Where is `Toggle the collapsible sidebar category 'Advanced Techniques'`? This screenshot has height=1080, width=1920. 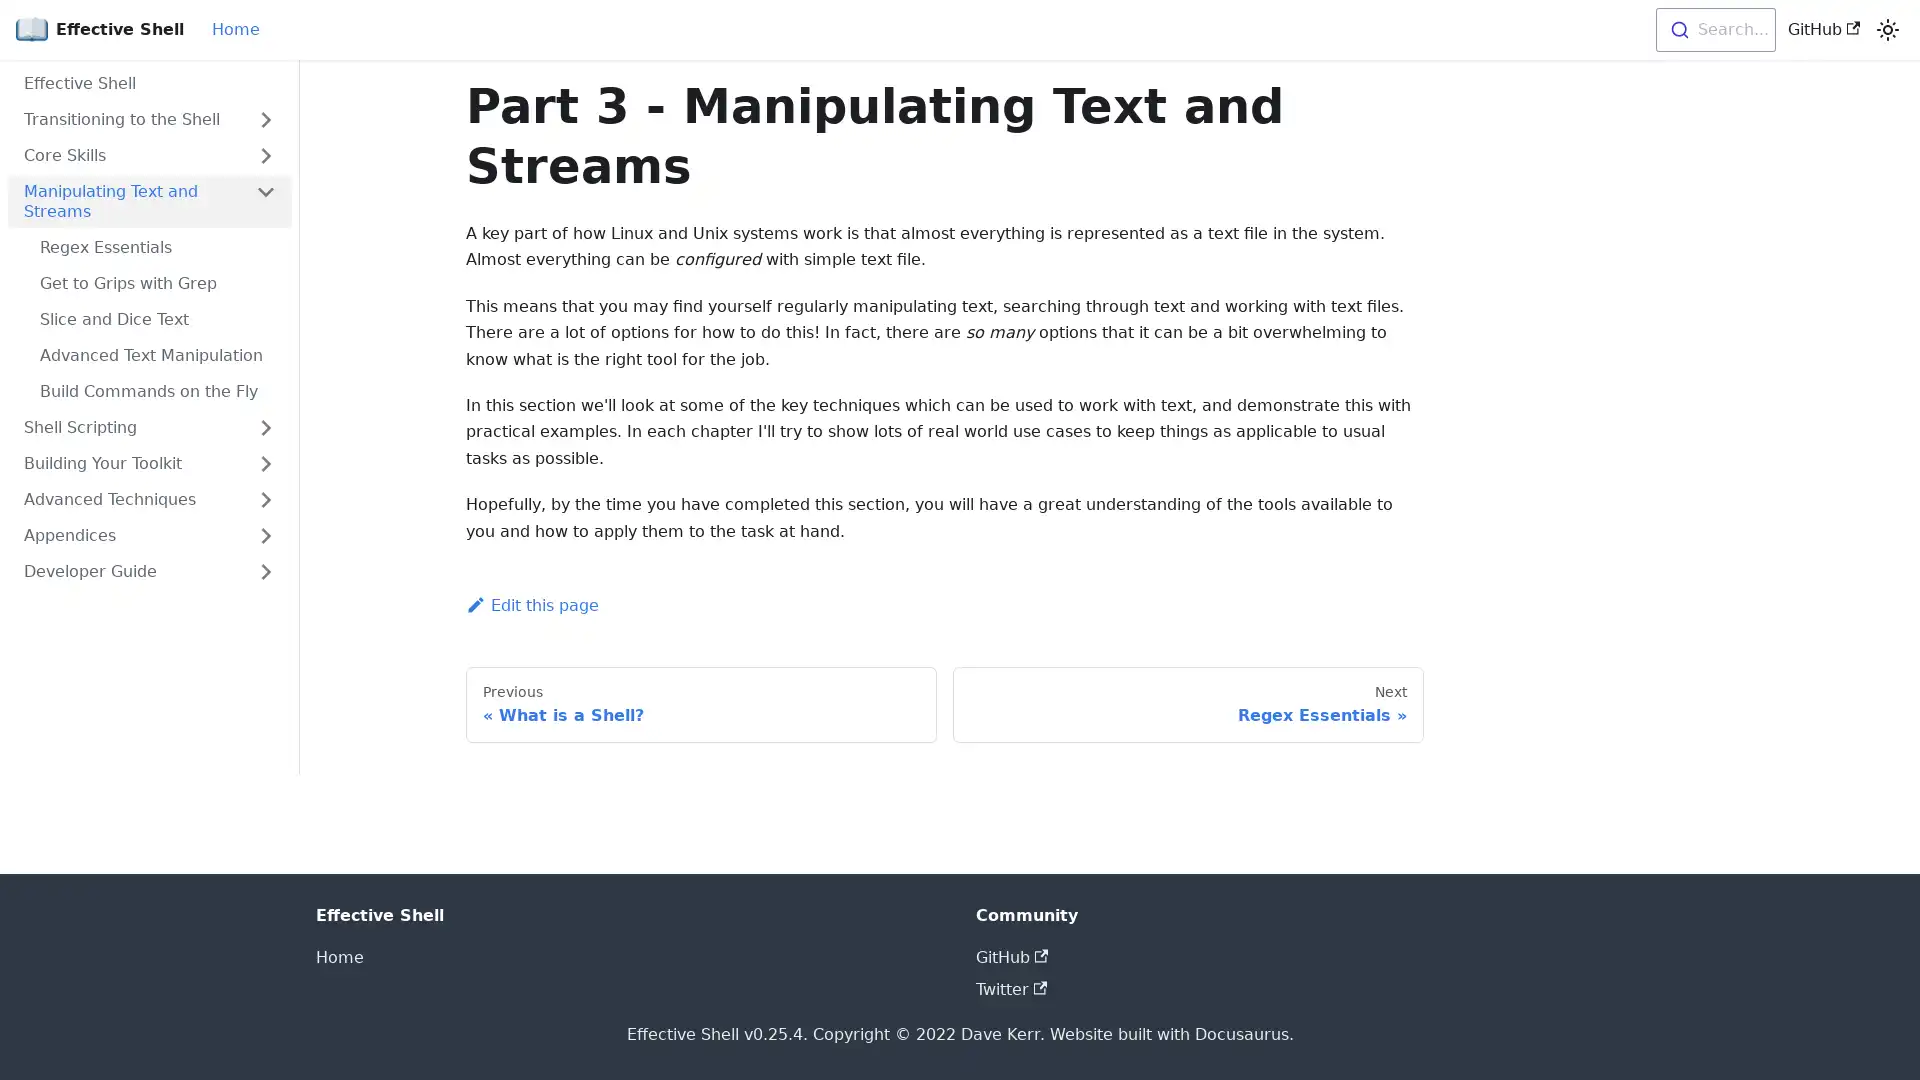 Toggle the collapsible sidebar category 'Advanced Techniques' is located at coordinates (264, 499).